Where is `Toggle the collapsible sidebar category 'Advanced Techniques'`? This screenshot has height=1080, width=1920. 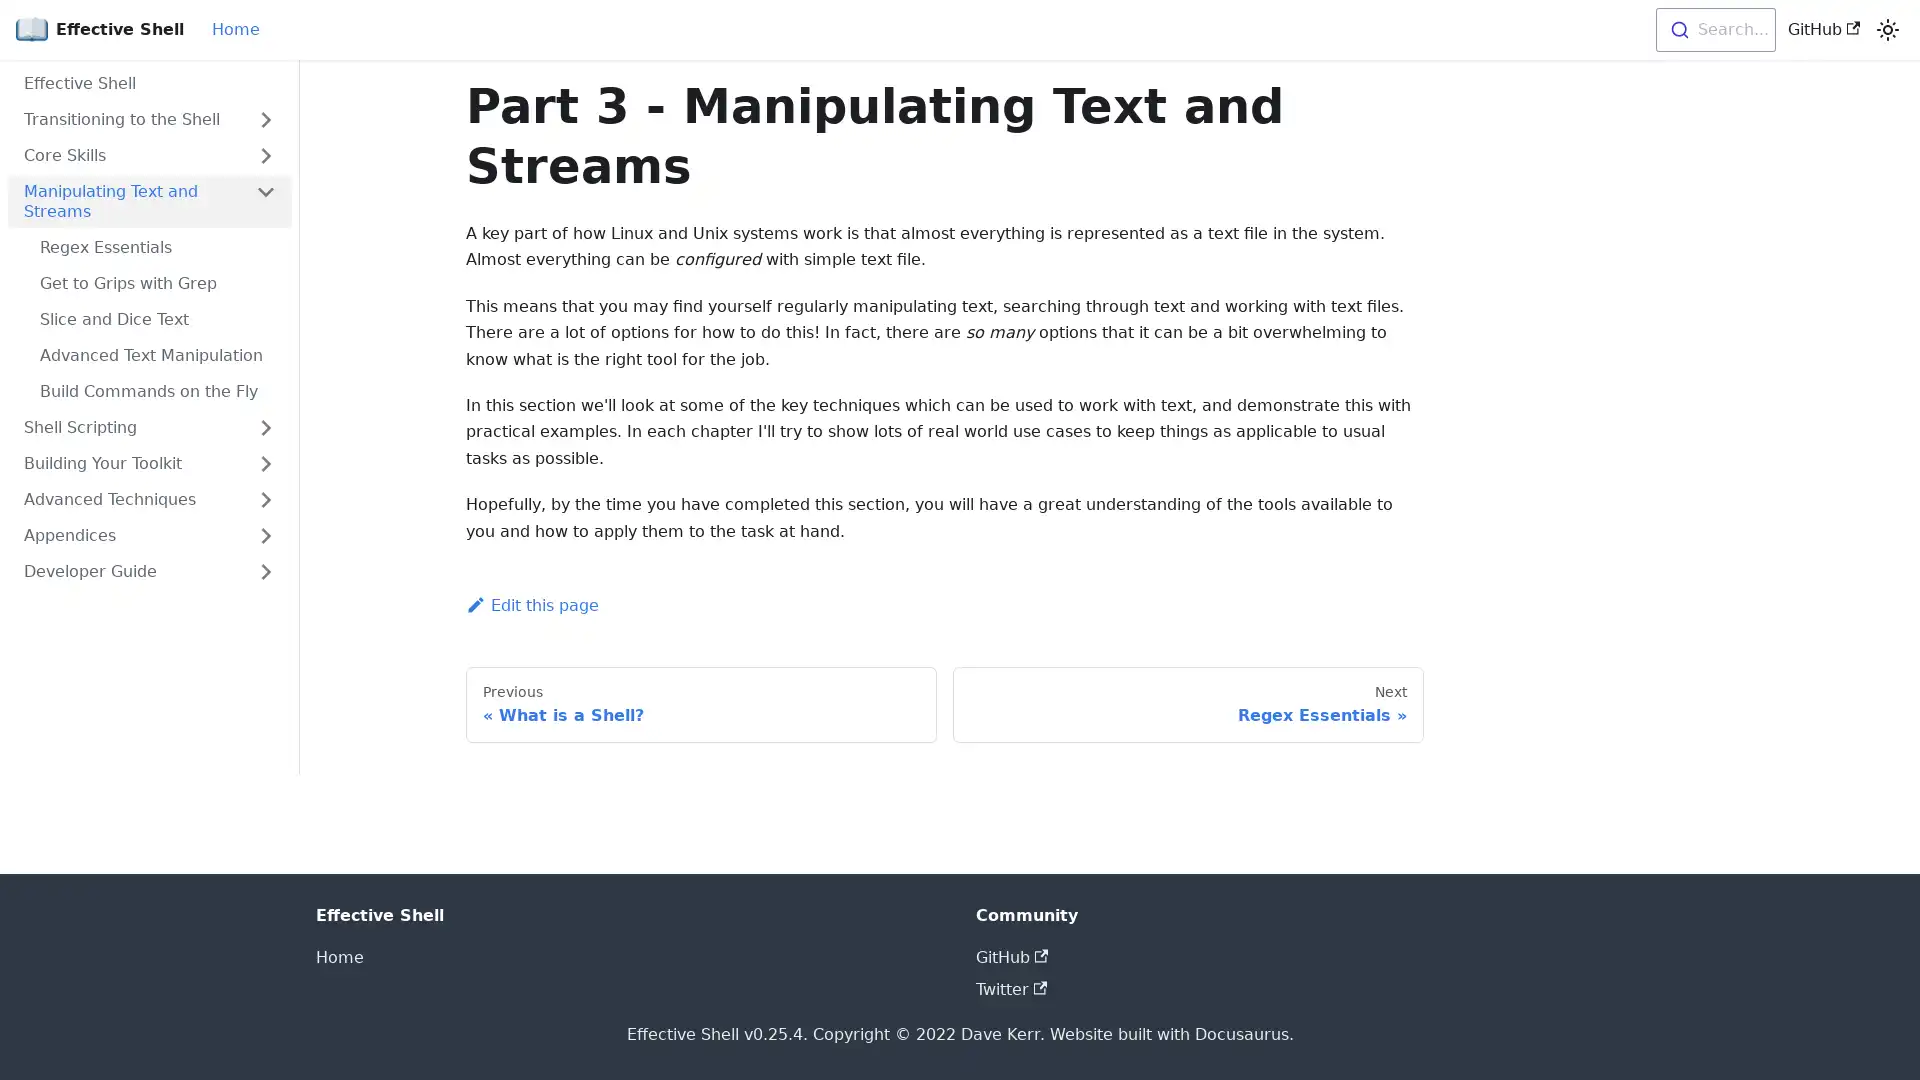 Toggle the collapsible sidebar category 'Advanced Techniques' is located at coordinates (264, 499).